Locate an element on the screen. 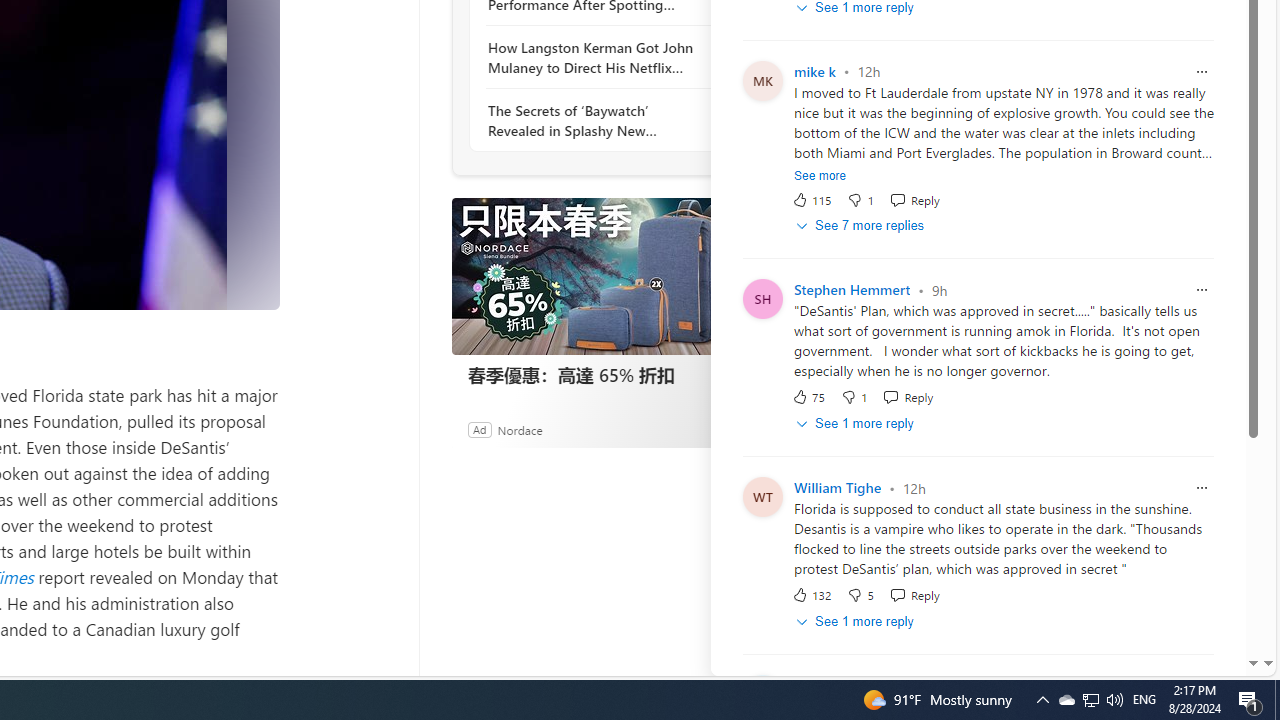  '132 Like' is located at coordinates (811, 594).